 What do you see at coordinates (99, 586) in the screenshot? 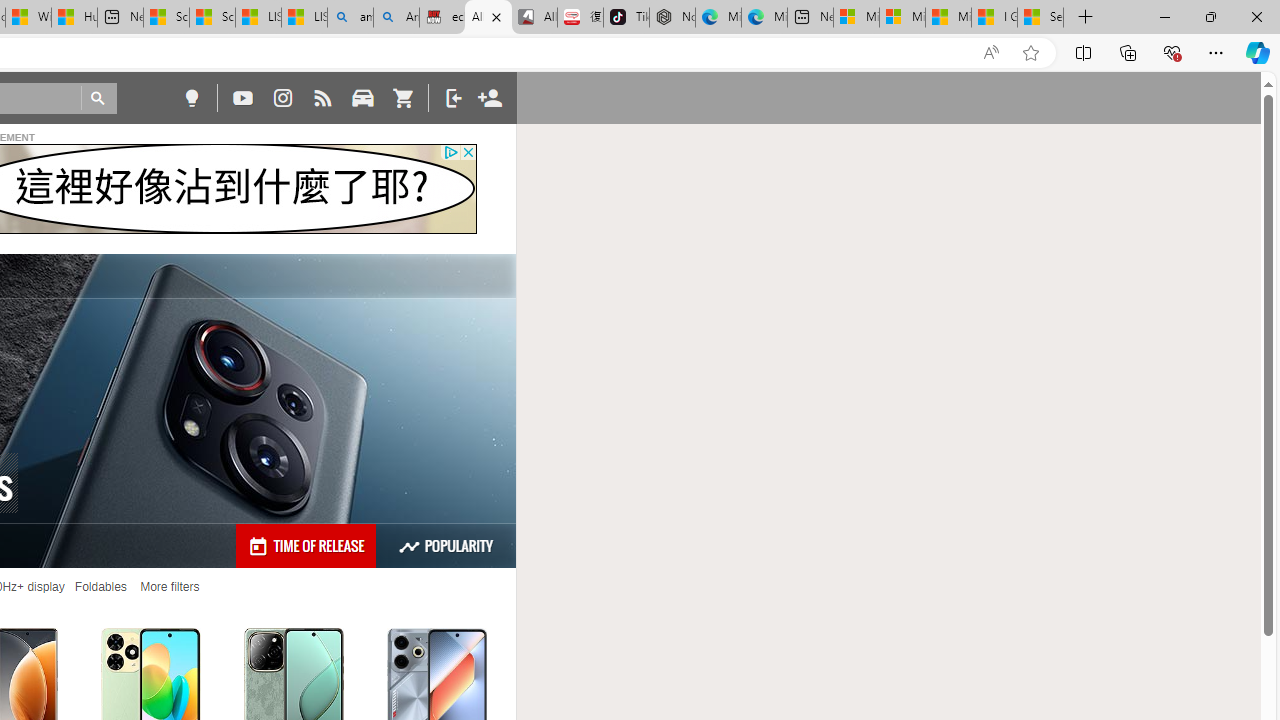
I see `'Foldables'` at bounding box center [99, 586].